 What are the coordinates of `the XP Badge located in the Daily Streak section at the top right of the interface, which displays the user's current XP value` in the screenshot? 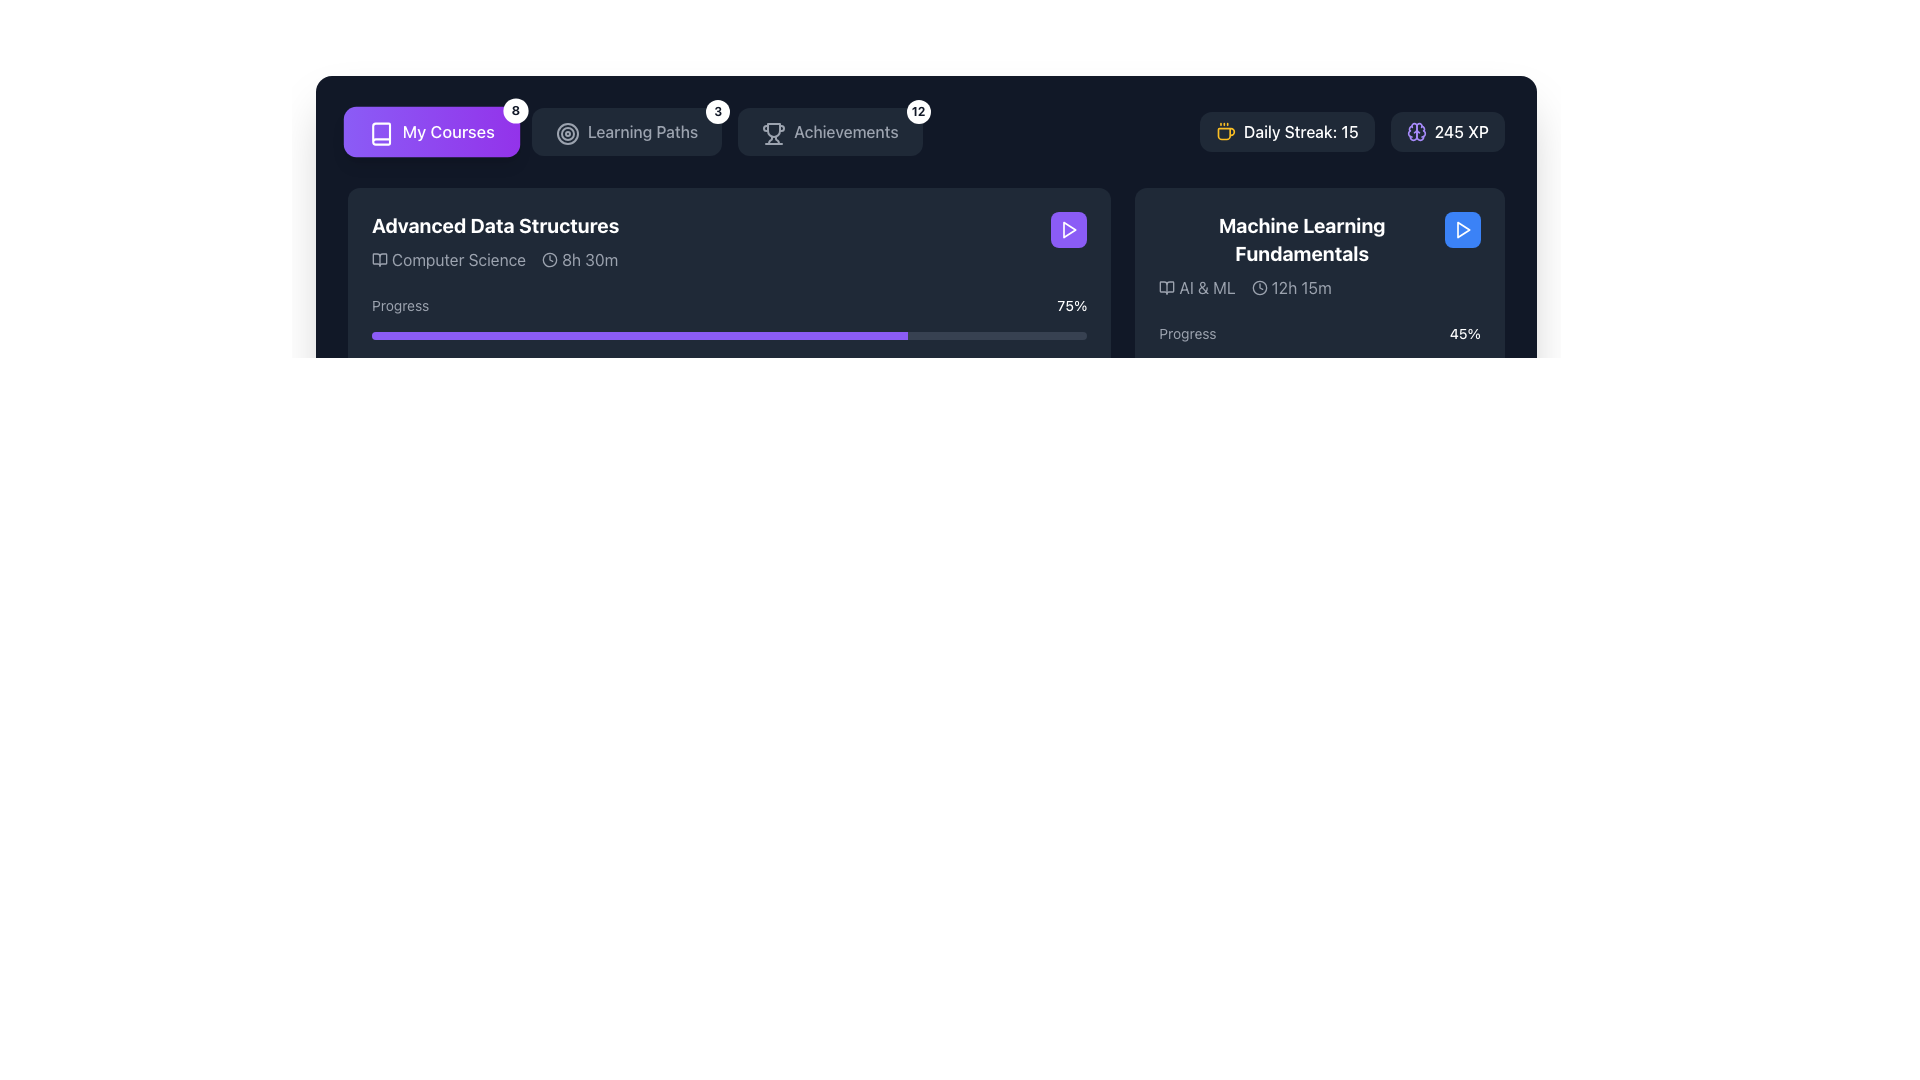 It's located at (1447, 131).